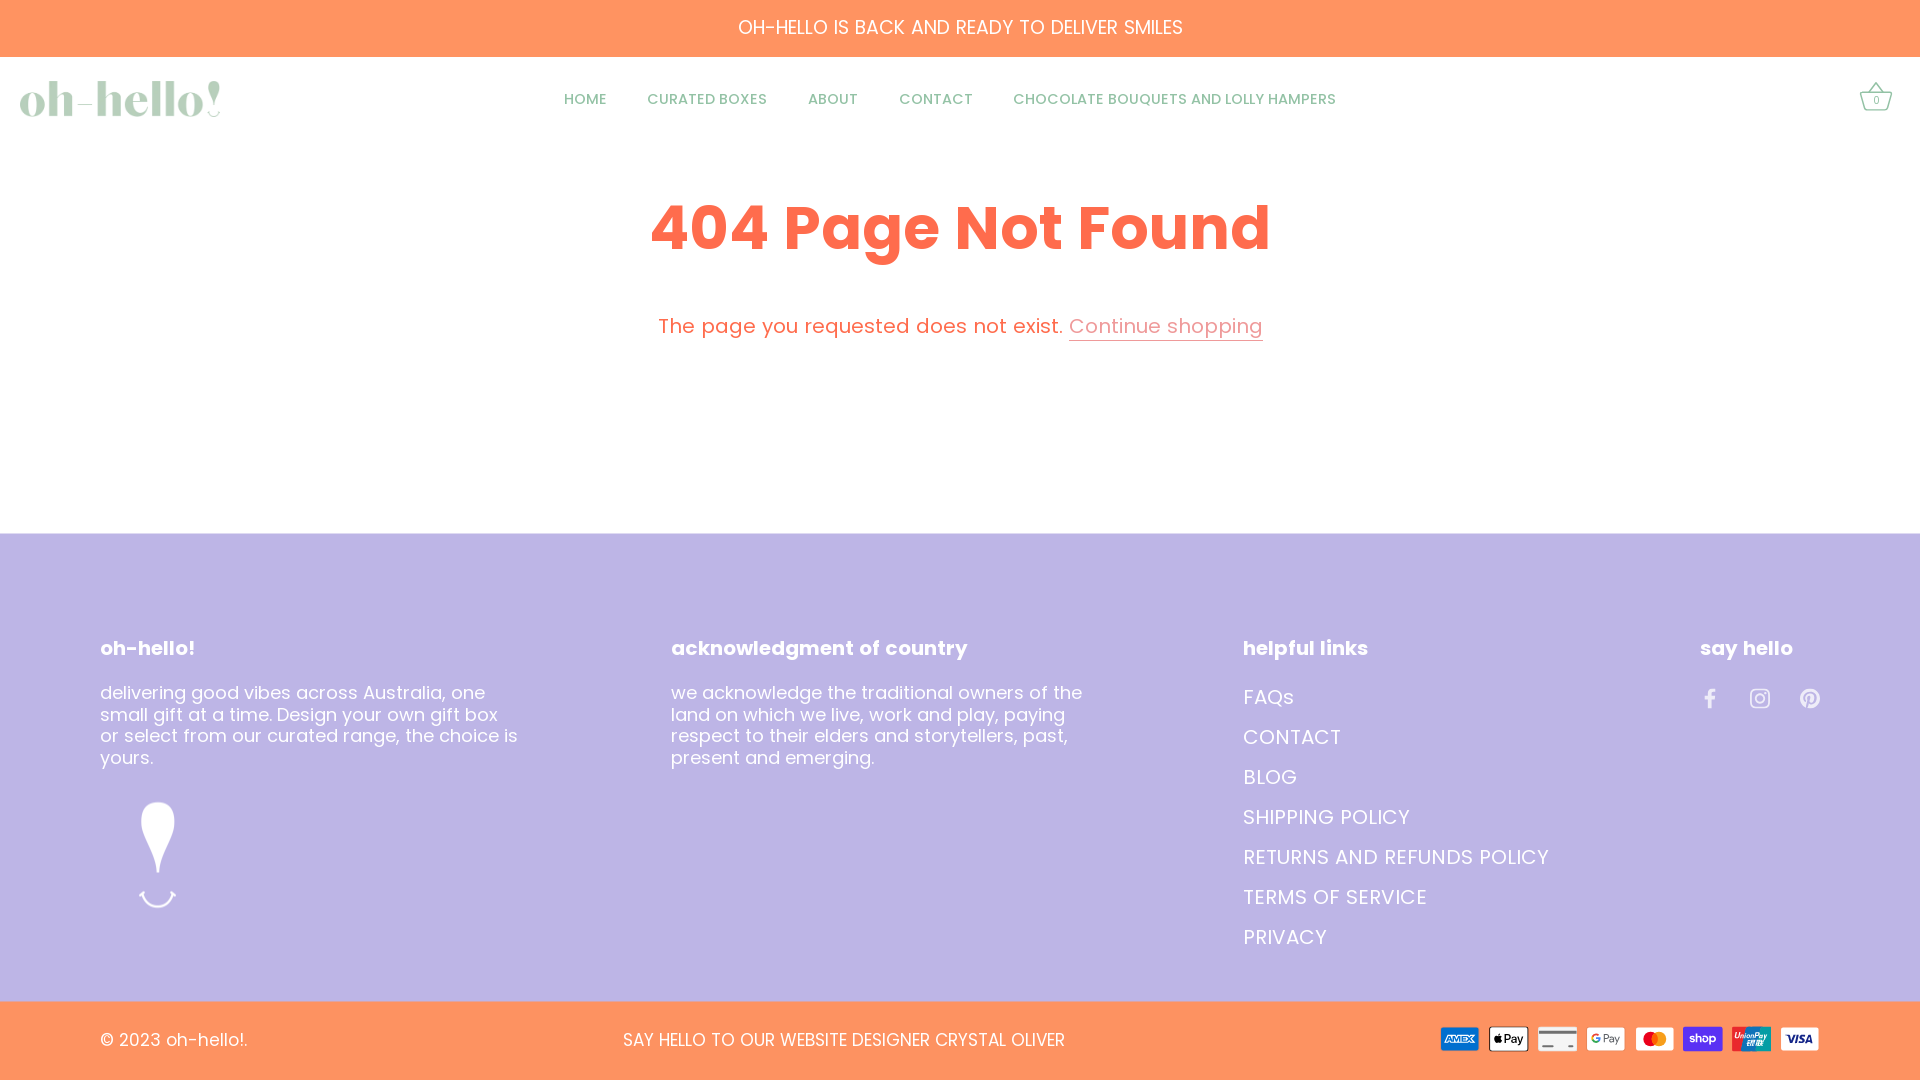 The height and width of the screenshot is (1080, 1920). What do you see at coordinates (999, 1039) in the screenshot?
I see `'CRYSTAL OLIVER'` at bounding box center [999, 1039].